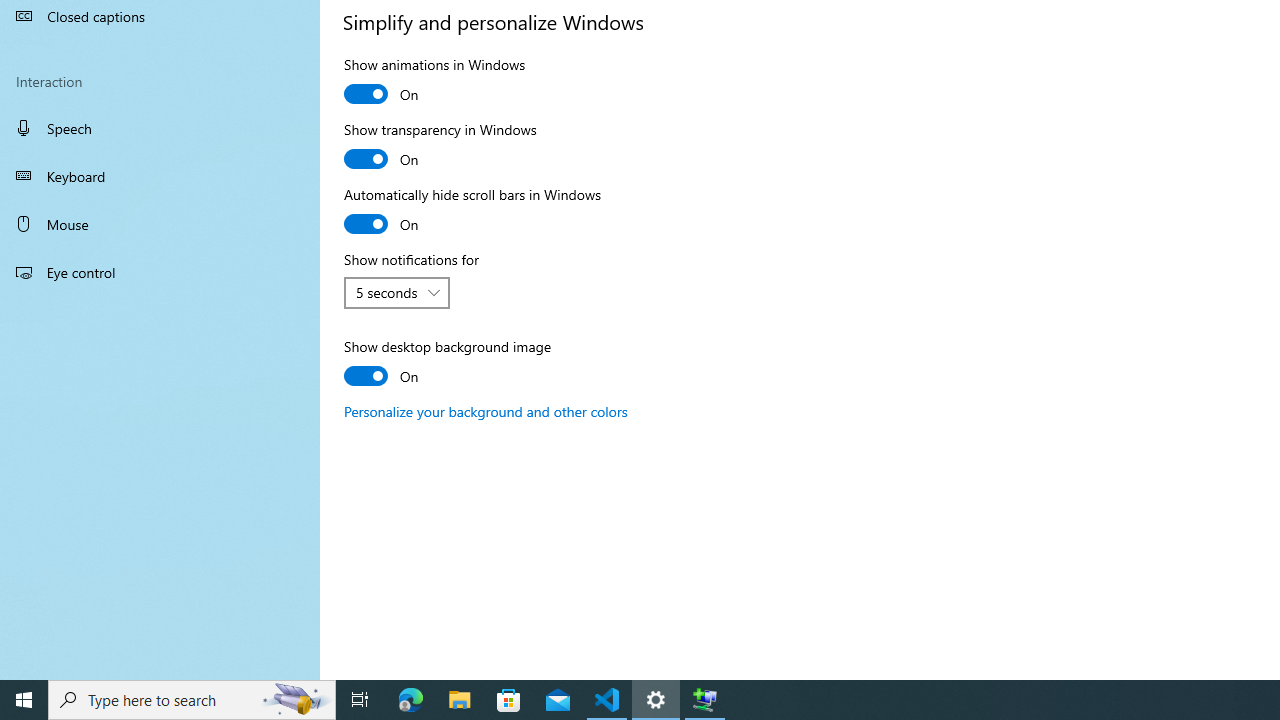  I want to click on 'Personalize your background and other colors', so click(486, 410).